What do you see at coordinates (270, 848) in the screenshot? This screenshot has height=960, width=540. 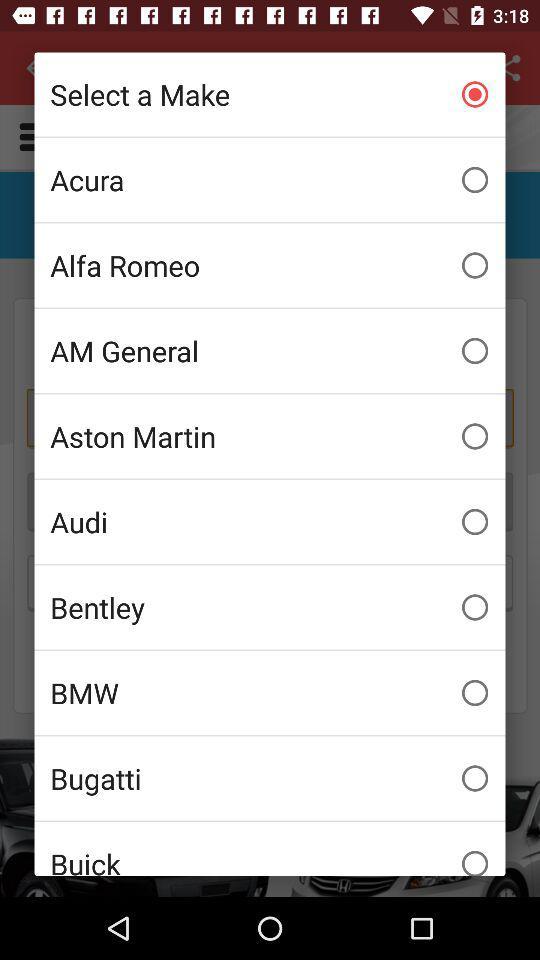 I see `the item below bugatti` at bounding box center [270, 848].